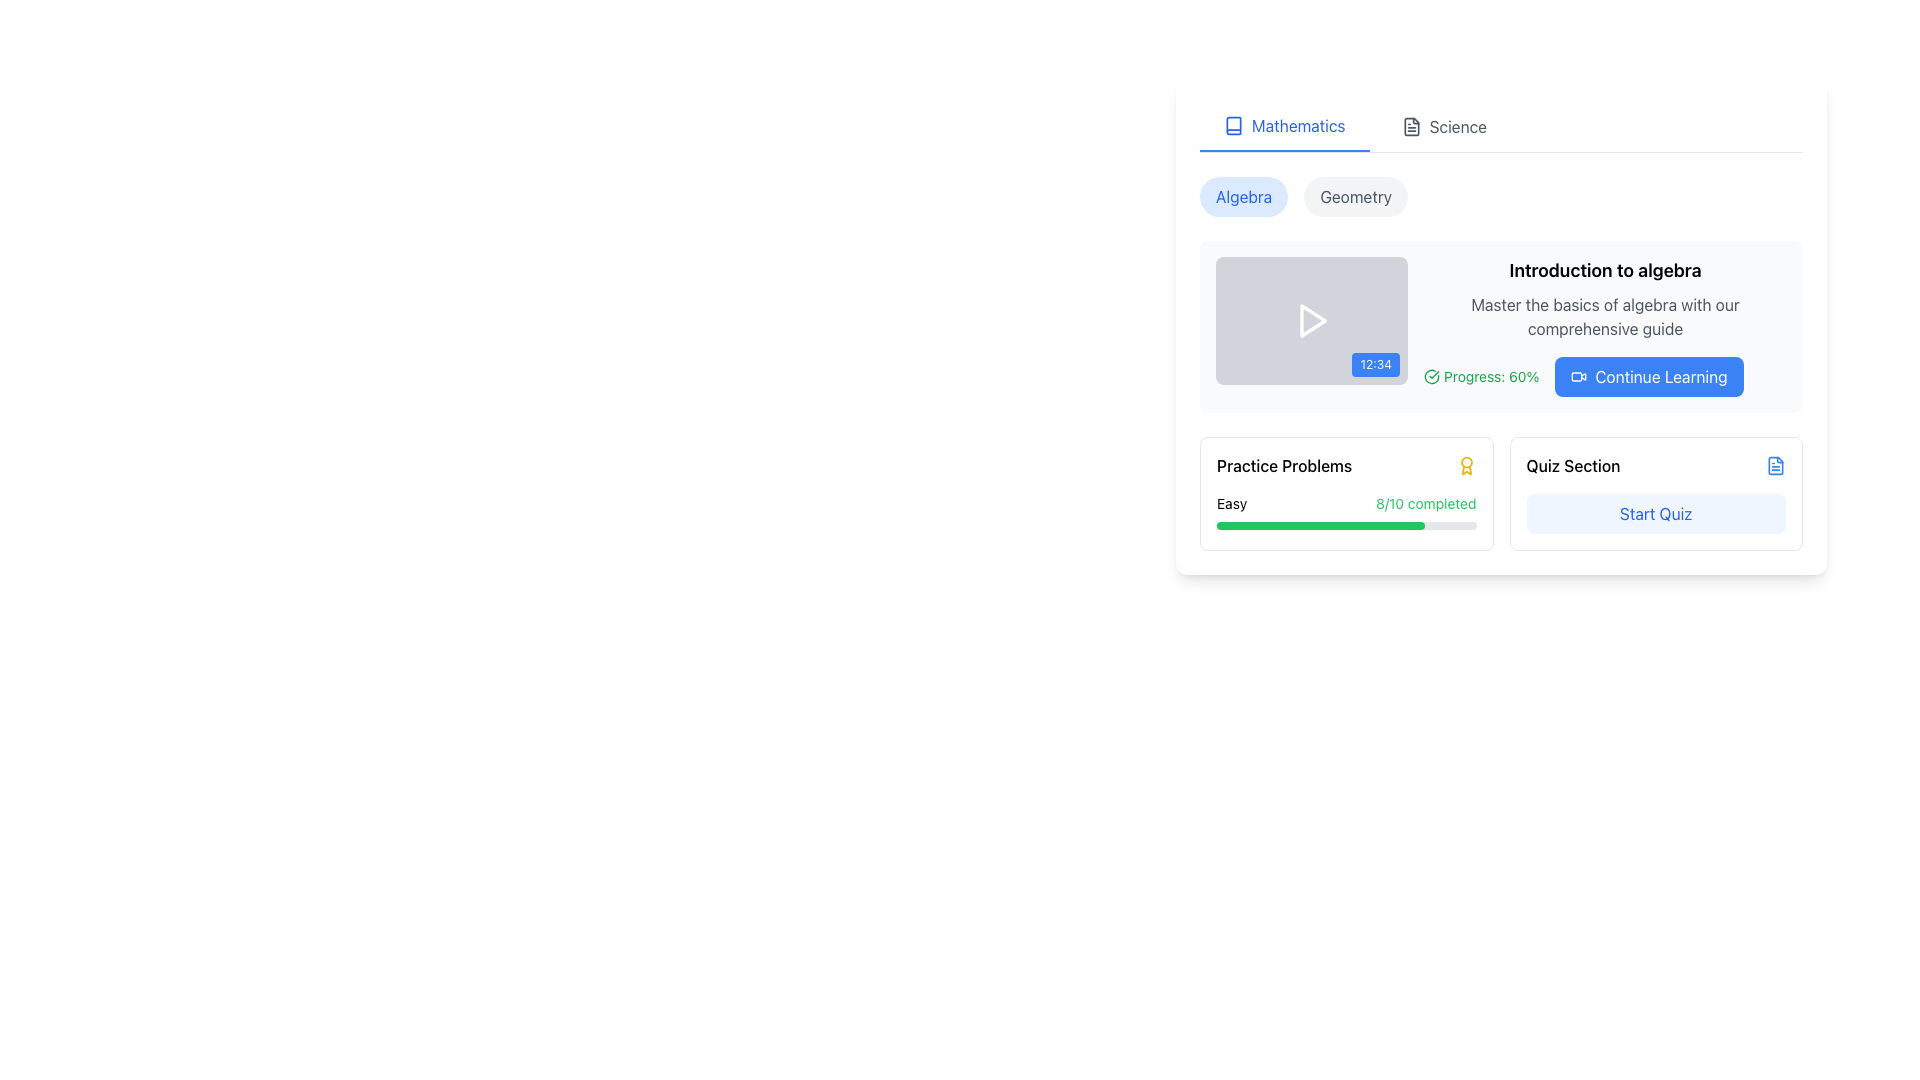  I want to click on the visual representation of the video feature by interacting with the 'Continue Learning' button's icon, which is positioned center-right and left-aligned within the button, so click(1578, 377).